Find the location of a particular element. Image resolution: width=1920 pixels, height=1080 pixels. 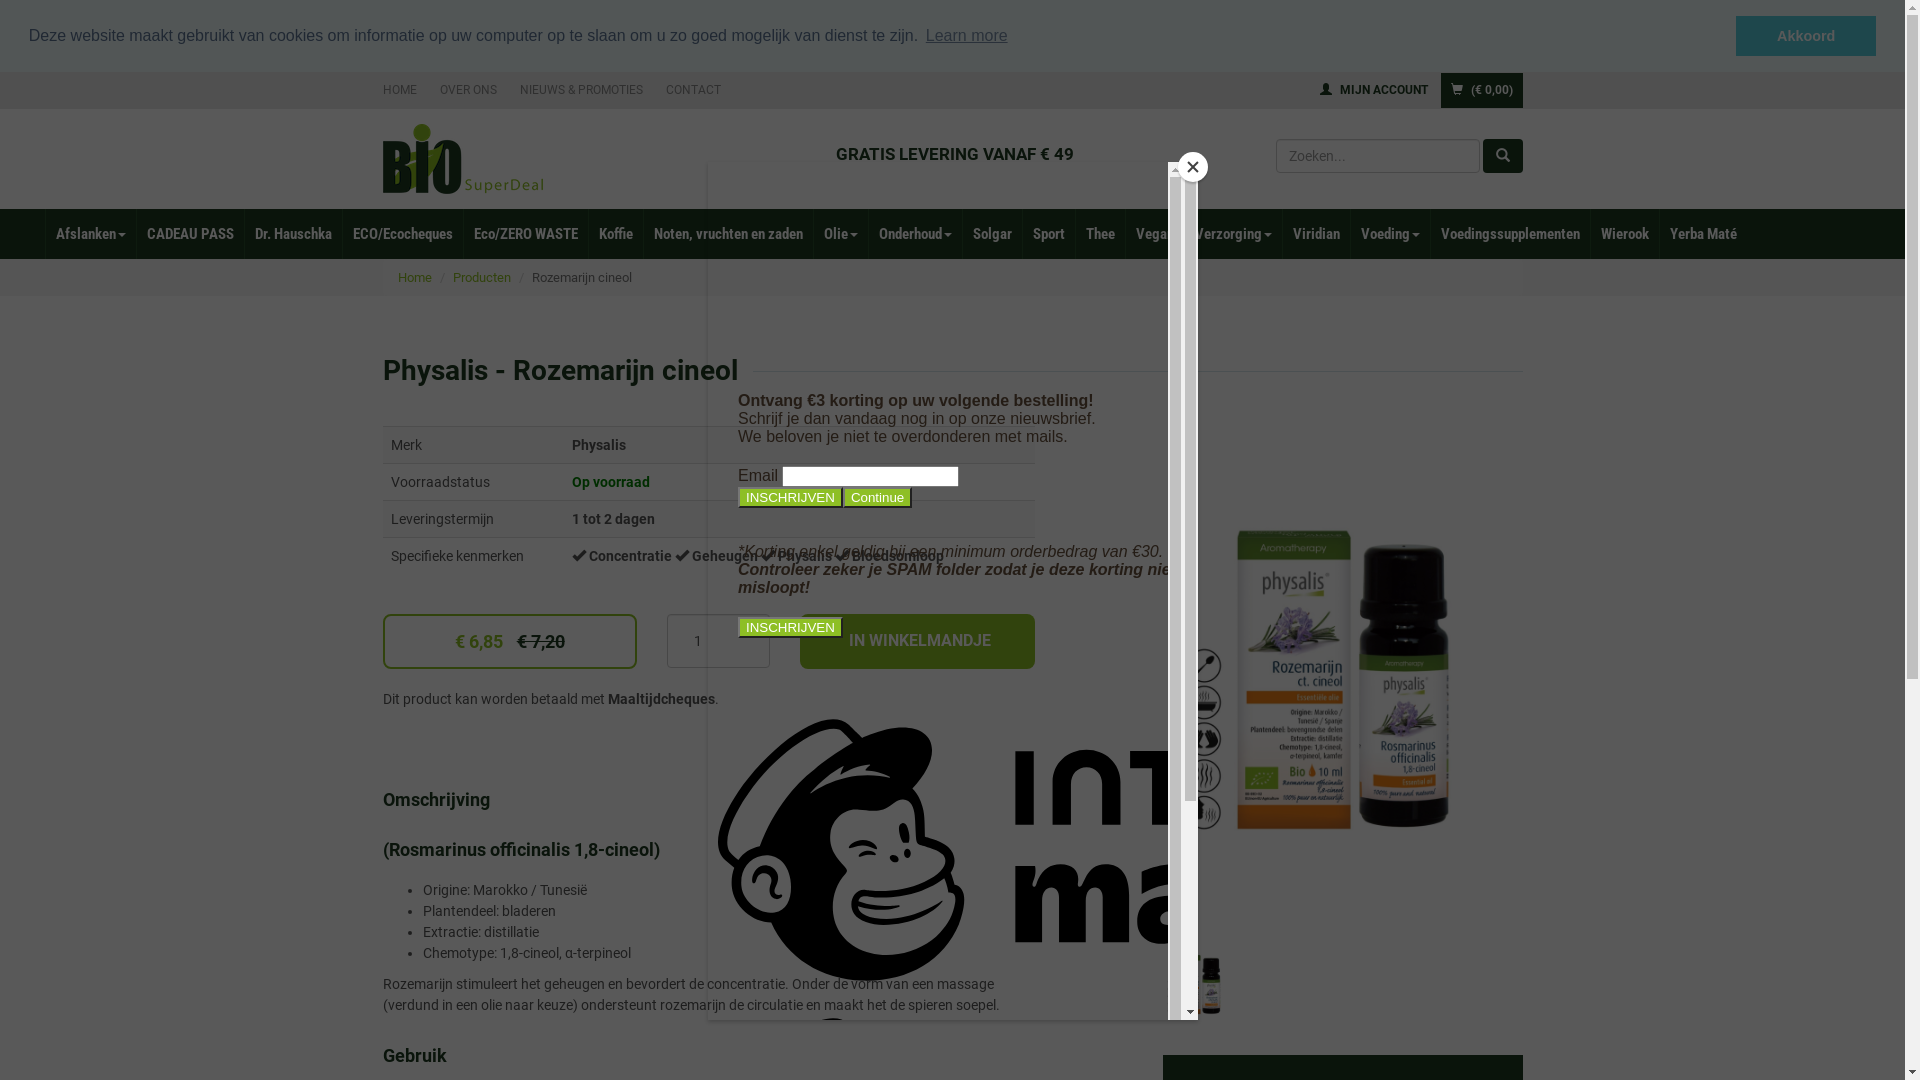

'Onderhoud' is located at coordinates (914, 231).